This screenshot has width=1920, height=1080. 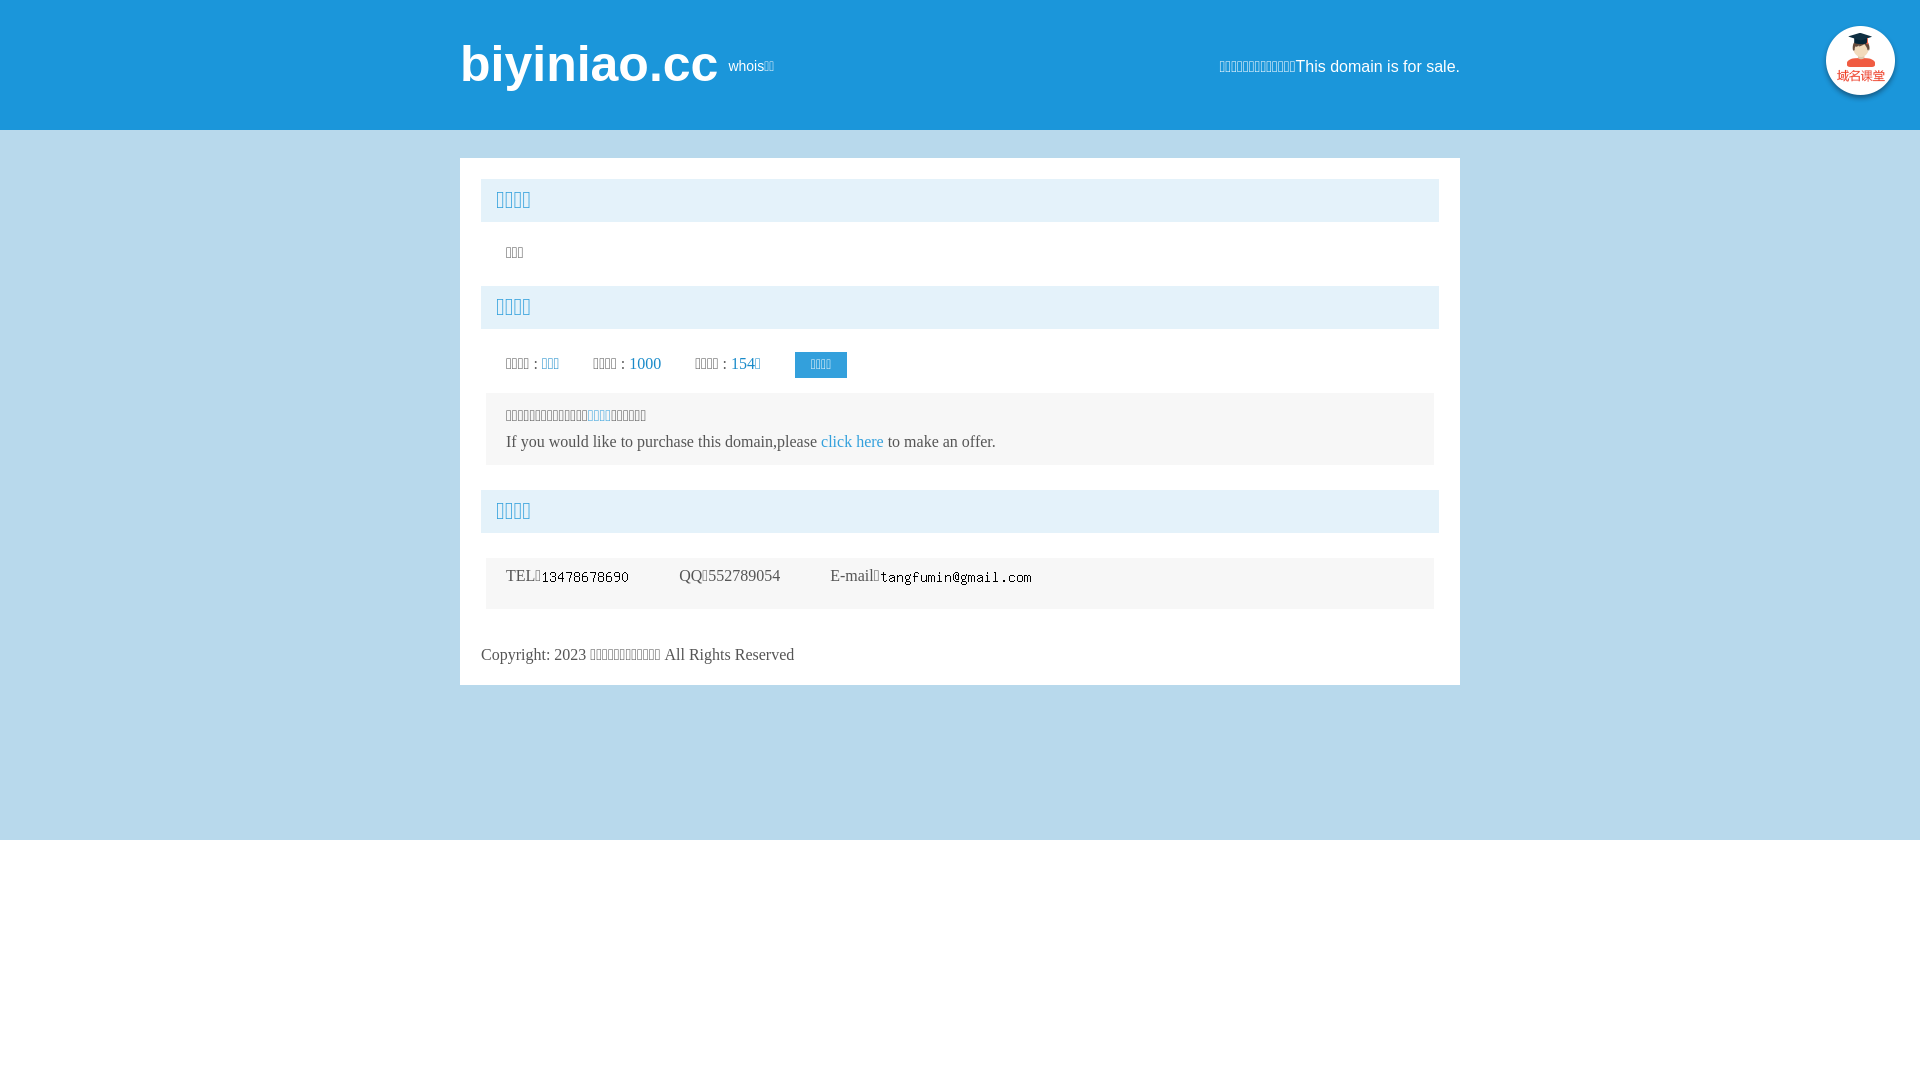 I want to click on 'click here', so click(x=852, y=440).